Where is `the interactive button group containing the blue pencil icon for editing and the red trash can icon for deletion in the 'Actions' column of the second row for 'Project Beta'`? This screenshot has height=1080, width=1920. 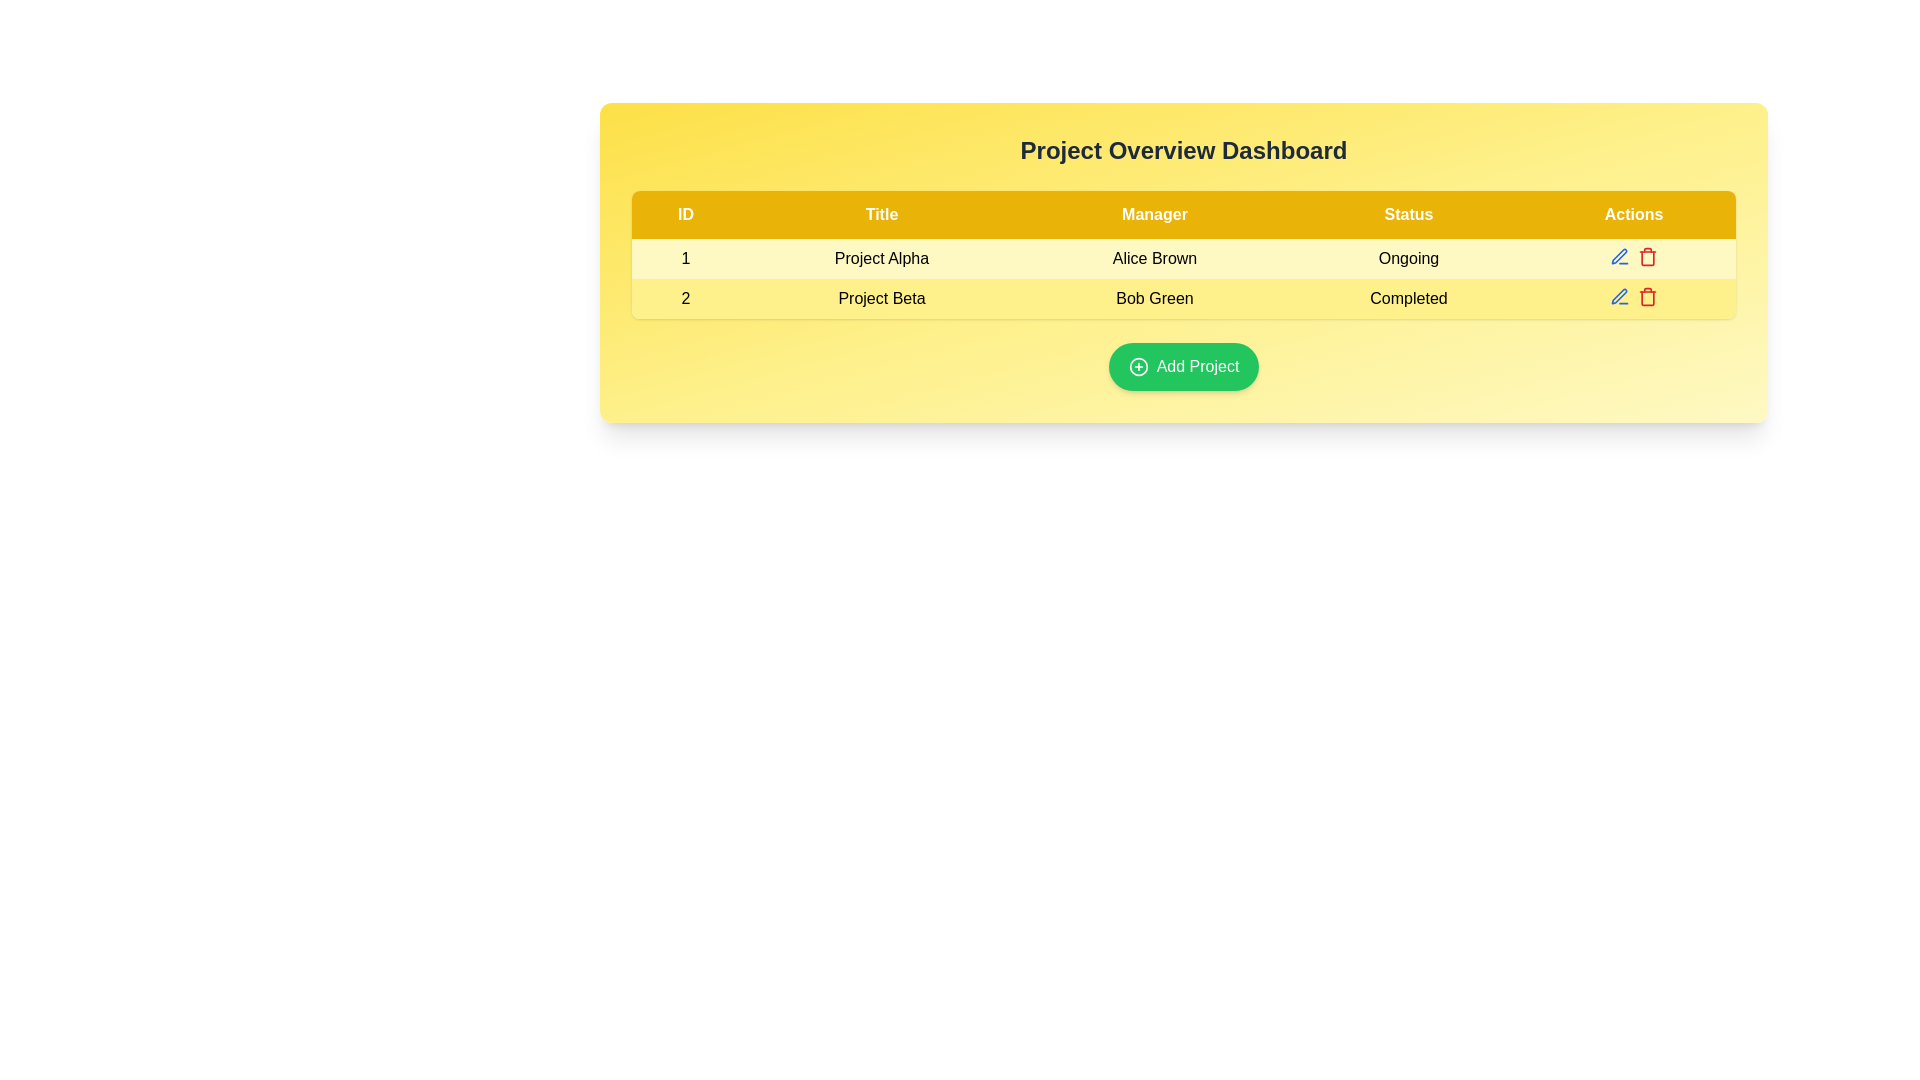
the interactive button group containing the blue pencil icon for editing and the red trash can icon for deletion in the 'Actions' column of the second row for 'Project Beta' is located at coordinates (1633, 297).